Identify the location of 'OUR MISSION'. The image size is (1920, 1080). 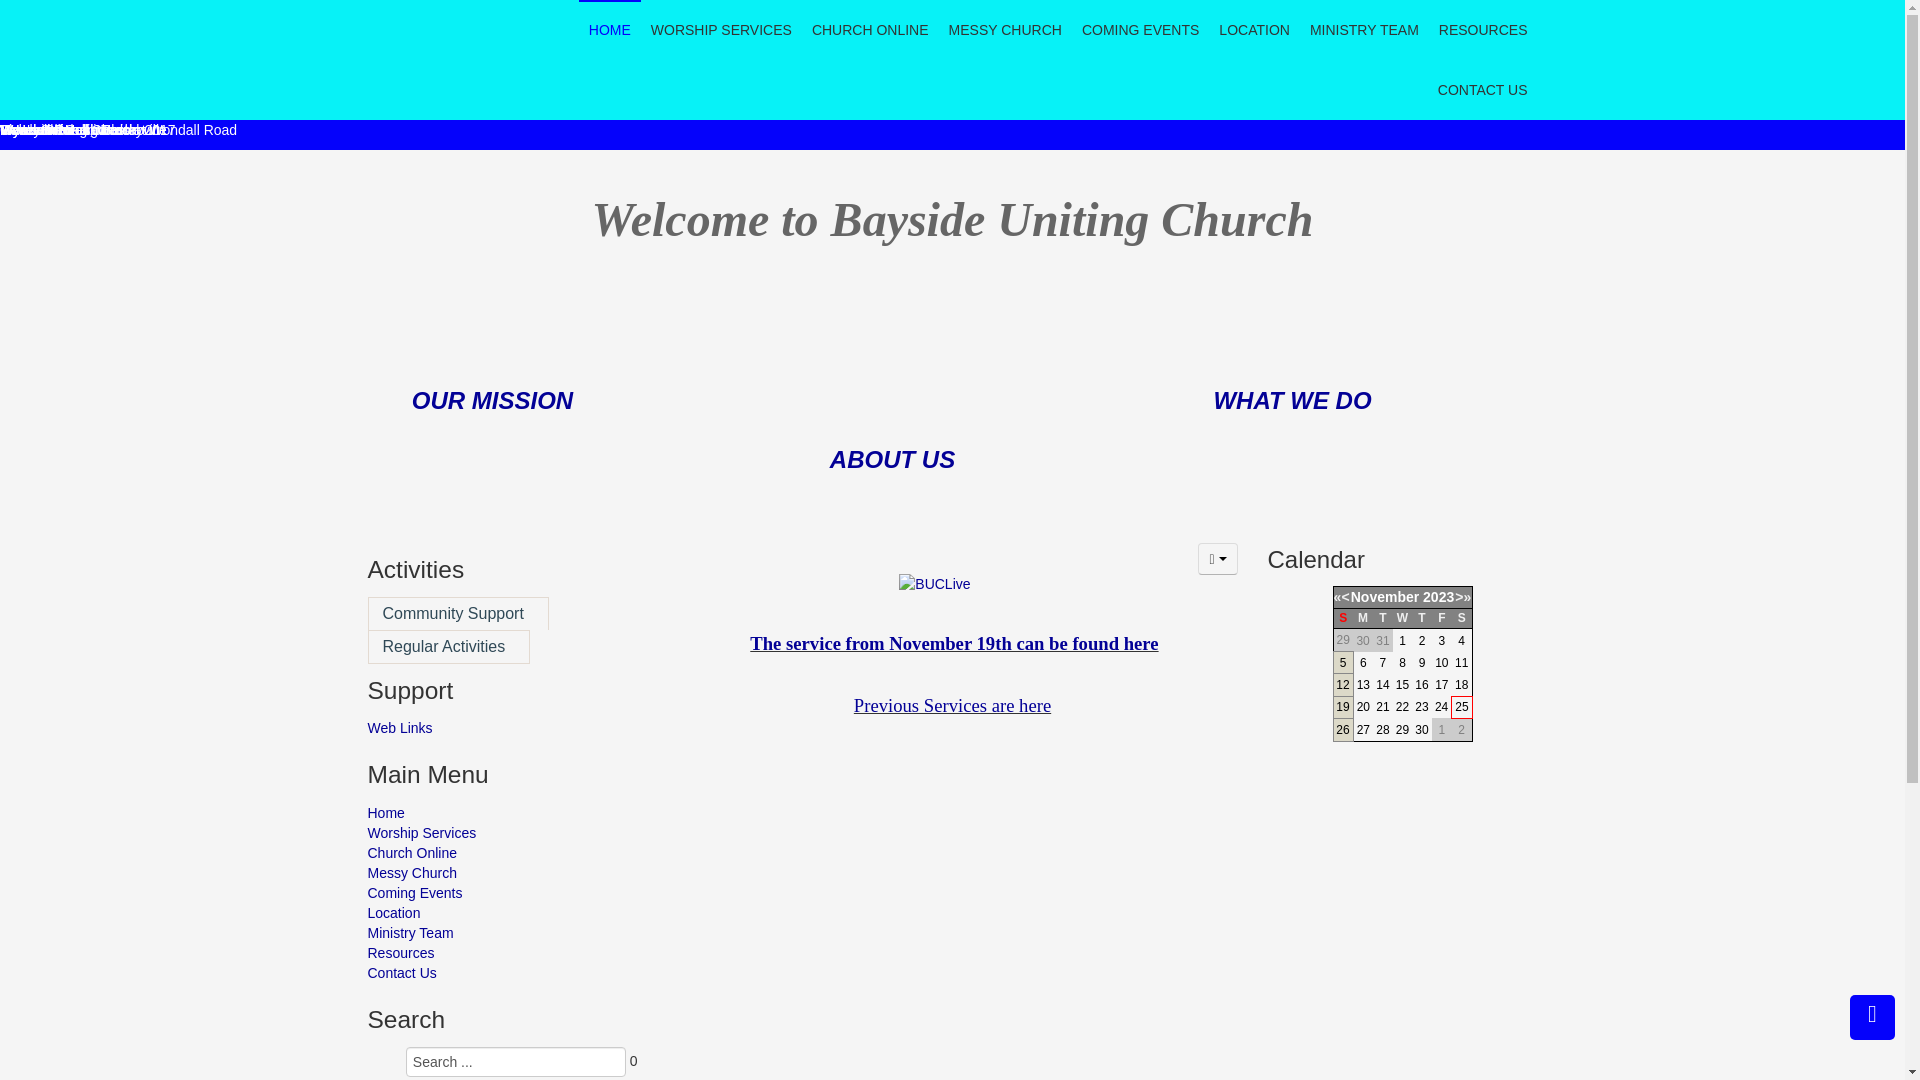
(411, 404).